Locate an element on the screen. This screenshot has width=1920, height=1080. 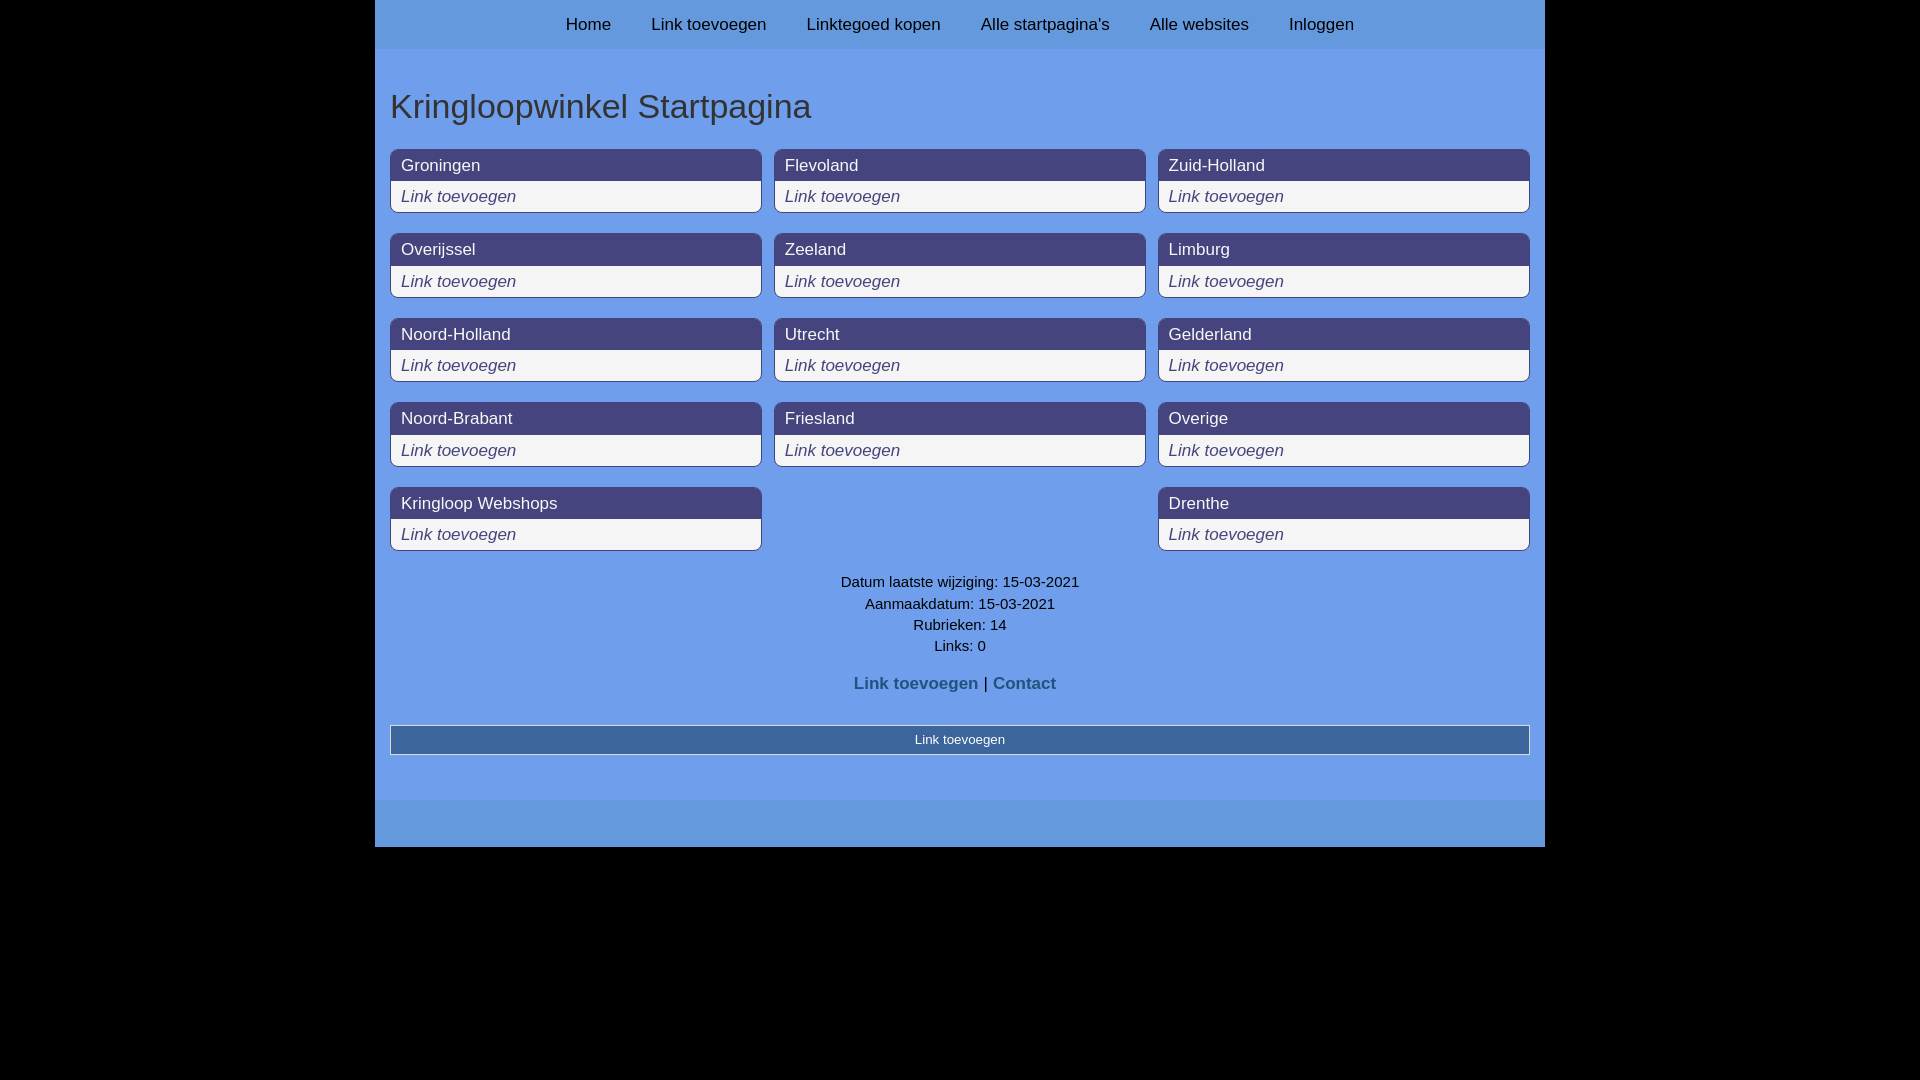
'Groningen' is located at coordinates (439, 164).